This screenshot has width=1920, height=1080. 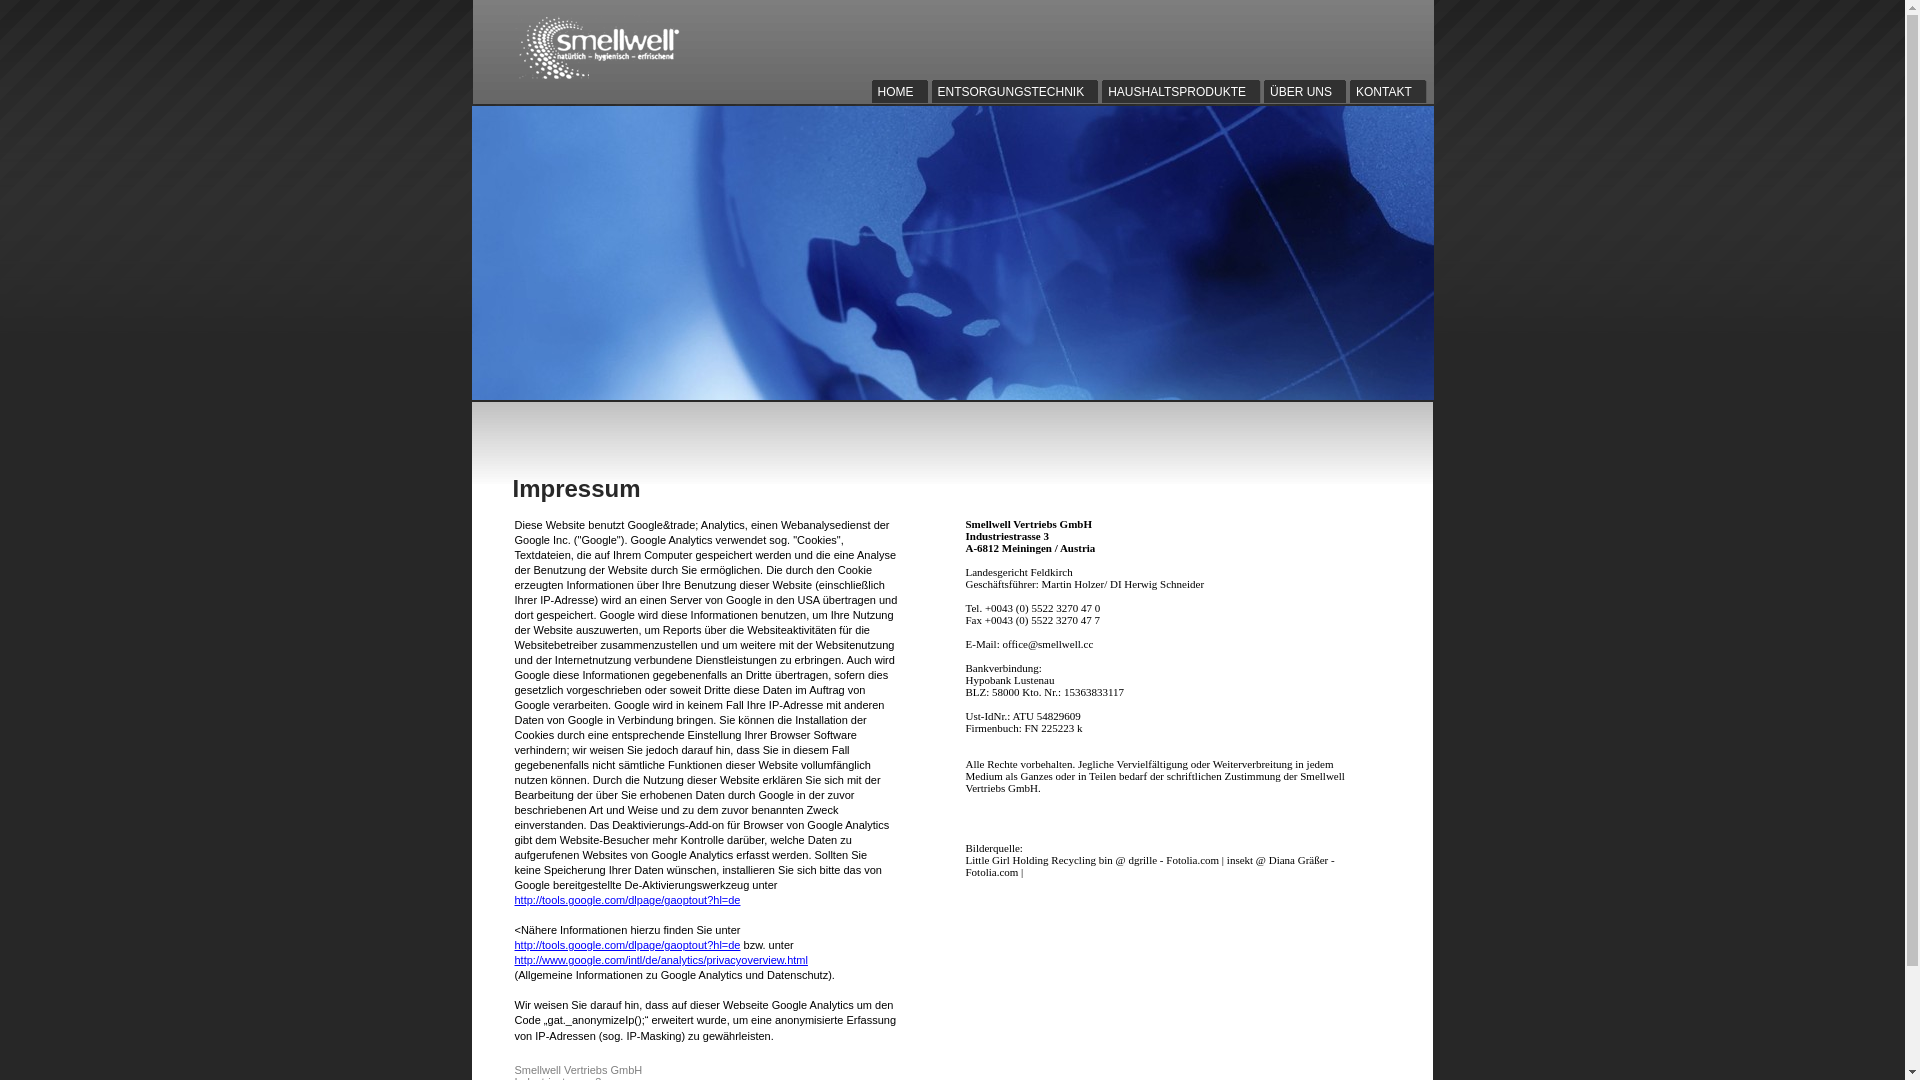 What do you see at coordinates (1389, 91) in the screenshot?
I see `'KONTAKT'` at bounding box center [1389, 91].